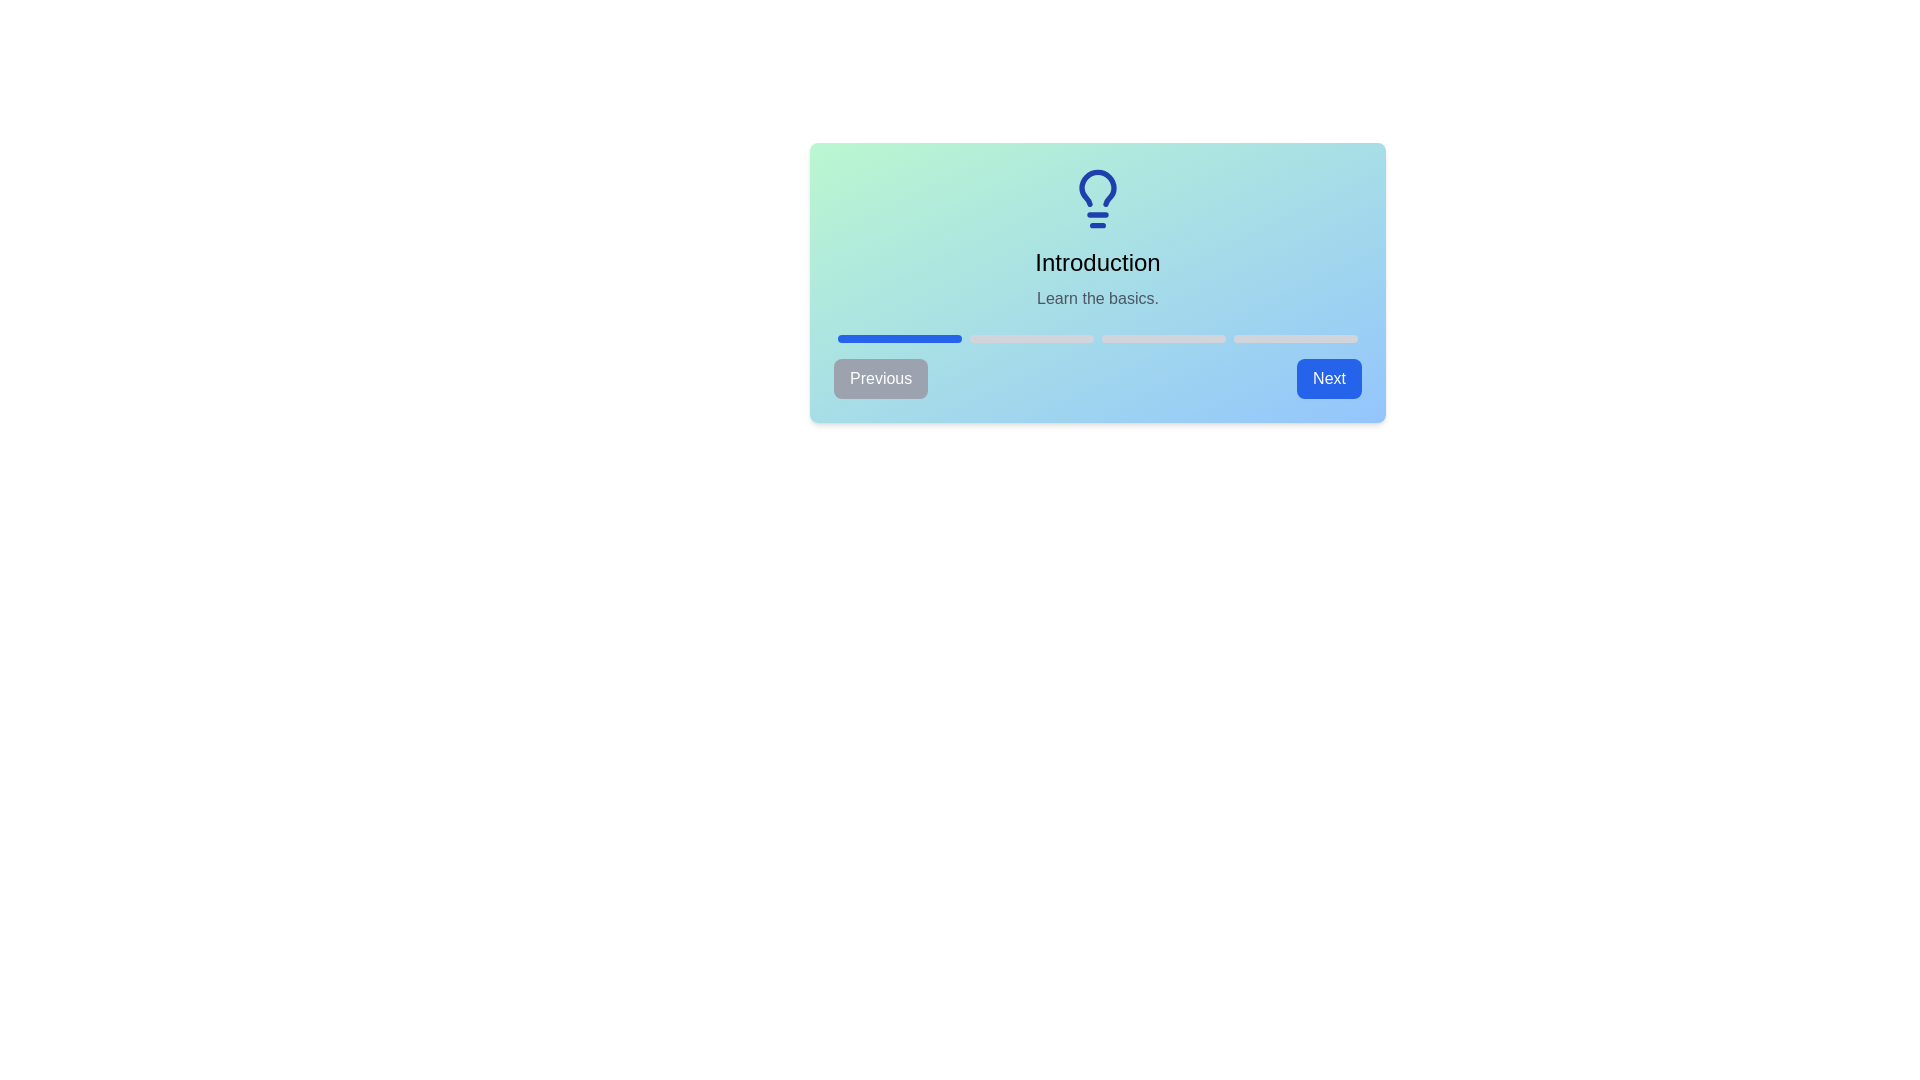 The height and width of the screenshot is (1080, 1920). What do you see at coordinates (1329, 378) in the screenshot?
I see `'Next' button to proceed to the next step` at bounding box center [1329, 378].